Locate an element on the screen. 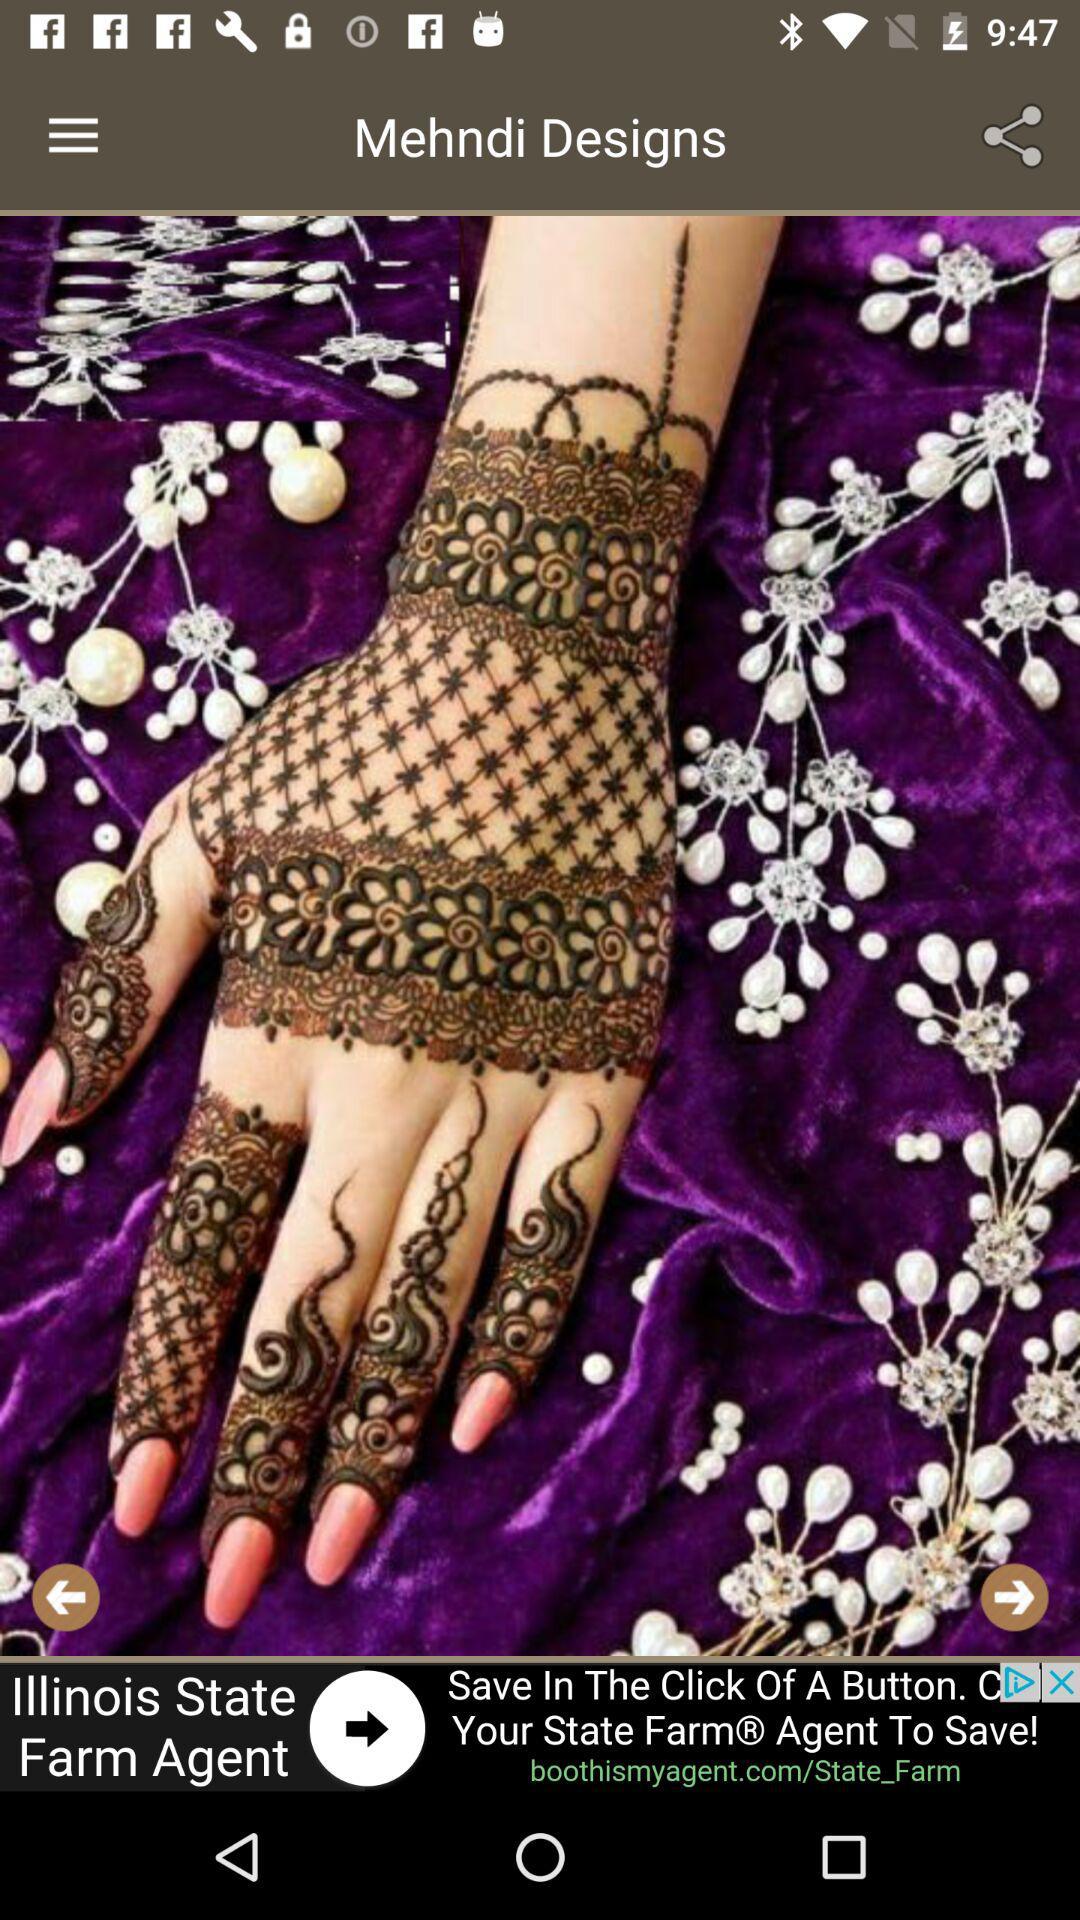 The width and height of the screenshot is (1080, 1920). go back is located at coordinates (64, 1596).